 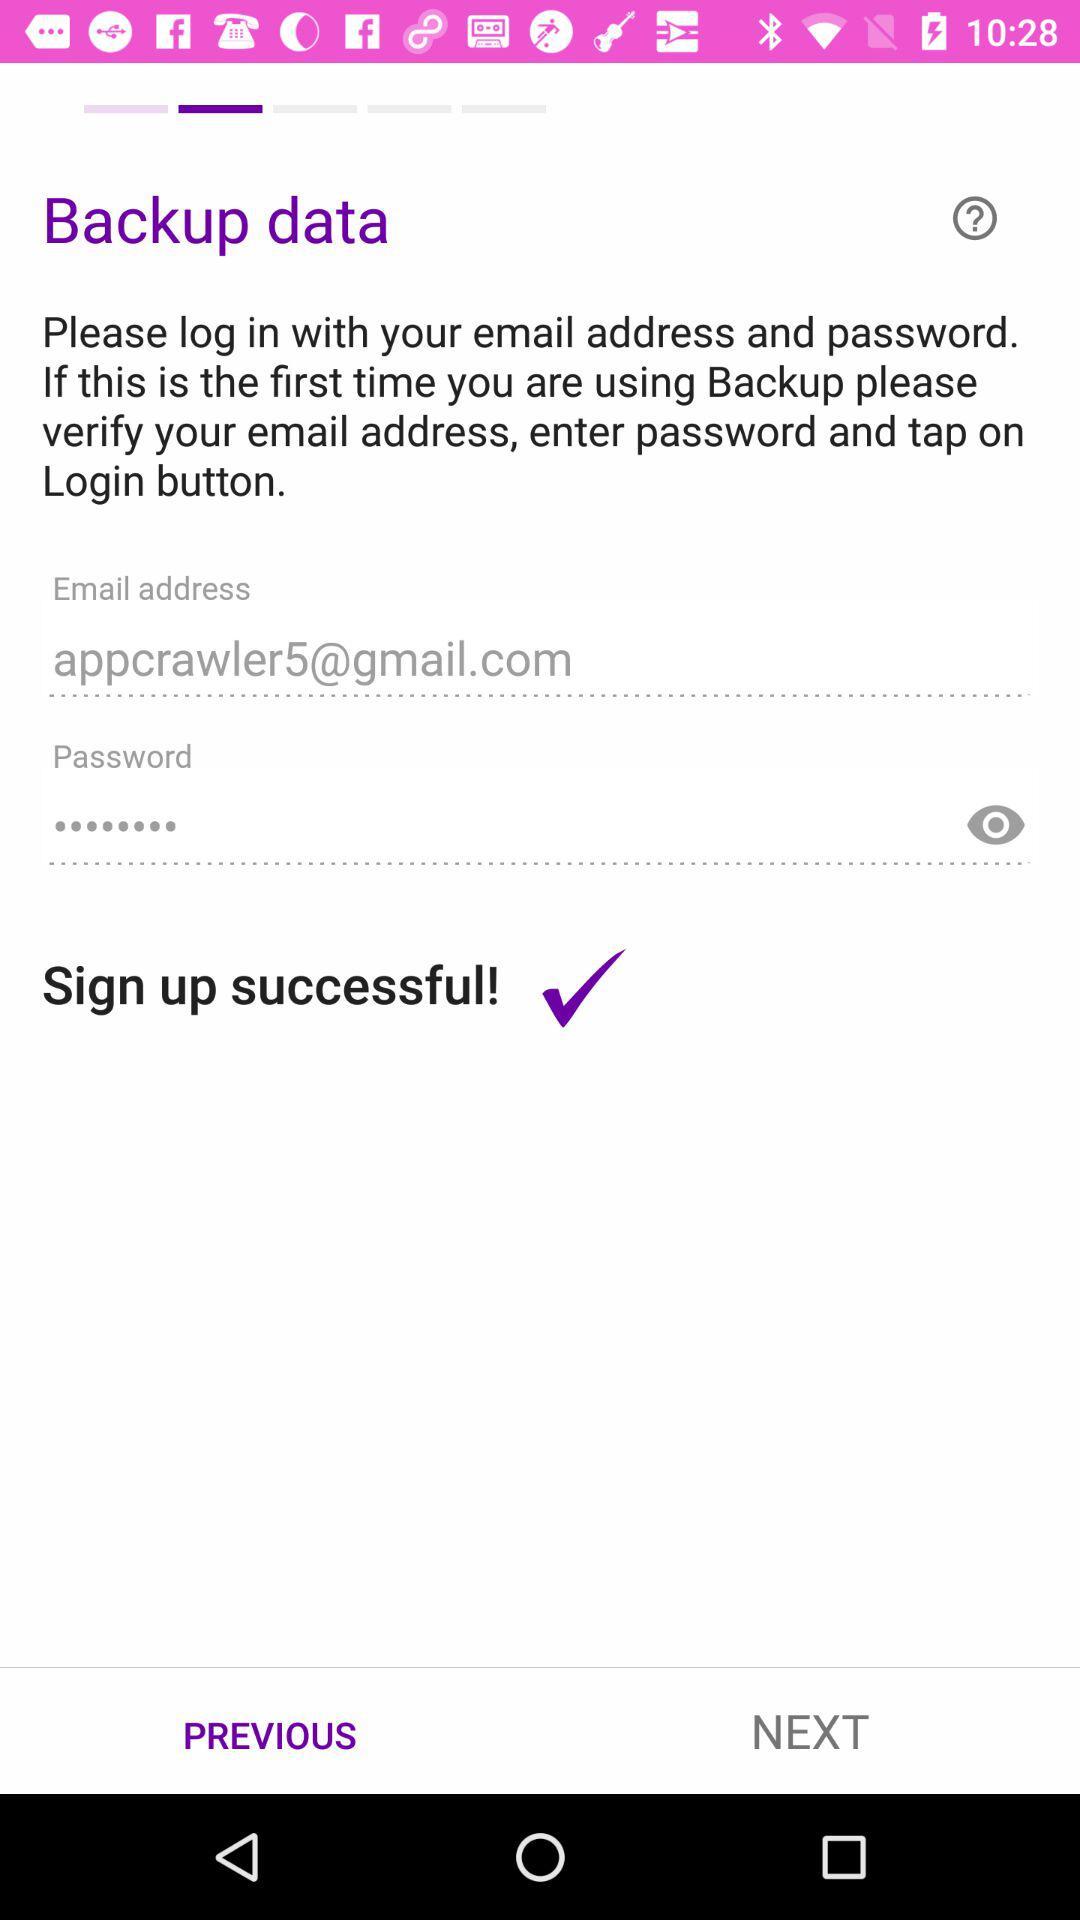 What do you see at coordinates (540, 816) in the screenshot?
I see `the item below the appcrawler5@gmail.com icon` at bounding box center [540, 816].